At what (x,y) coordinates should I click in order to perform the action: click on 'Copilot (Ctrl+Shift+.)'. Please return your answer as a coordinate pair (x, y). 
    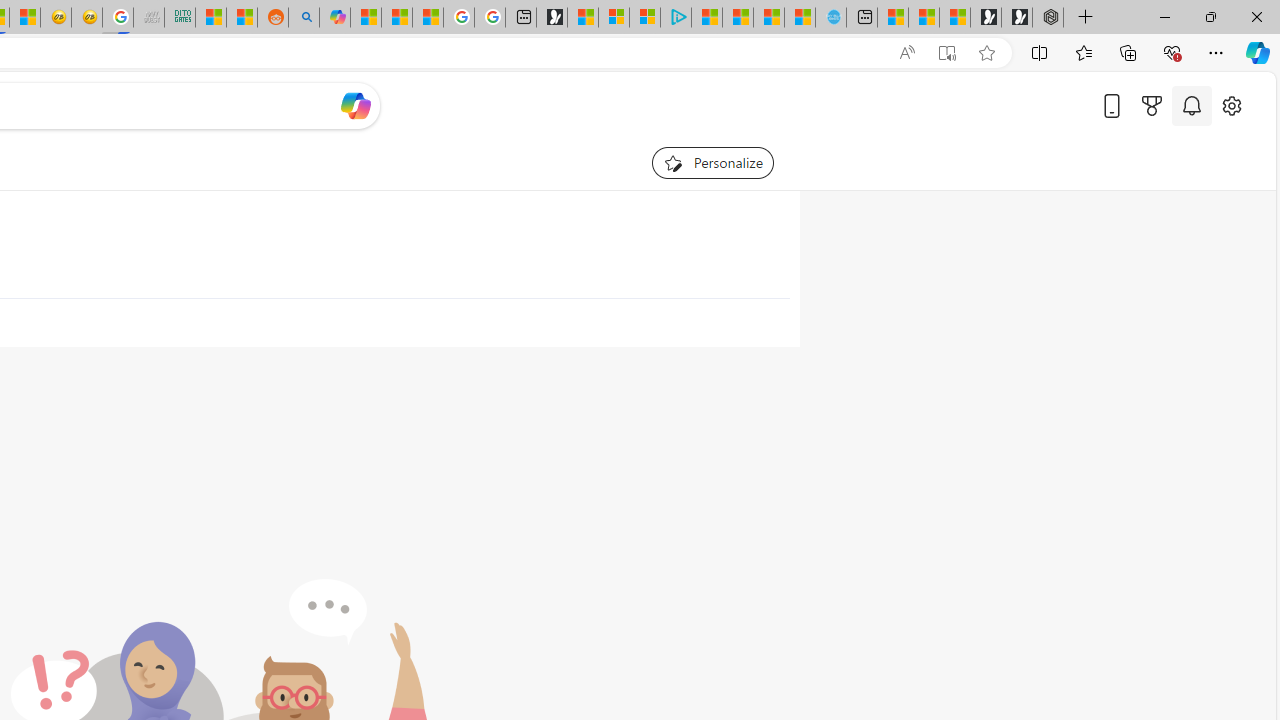
    Looking at the image, I should click on (1257, 51).